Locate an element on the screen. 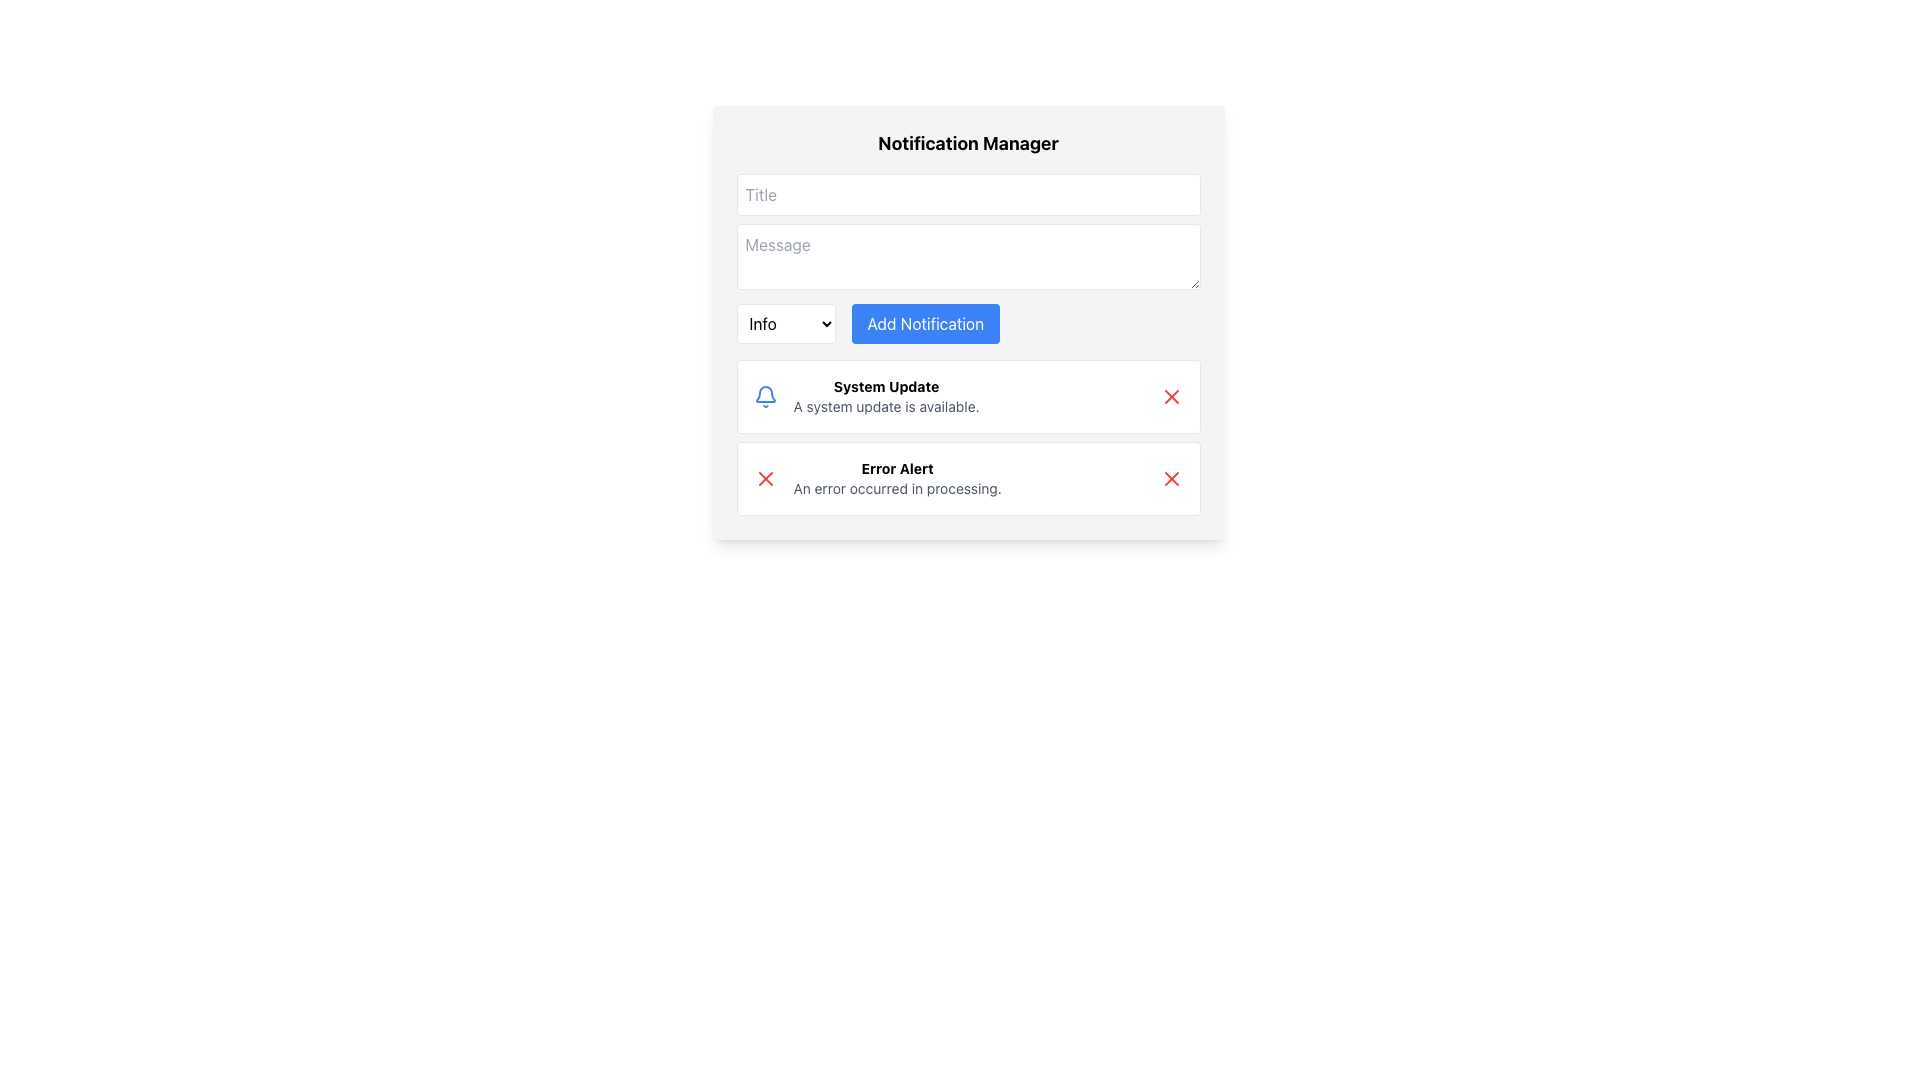 The image size is (1920, 1080). the notification box indicating an error occurrence is located at coordinates (968, 478).